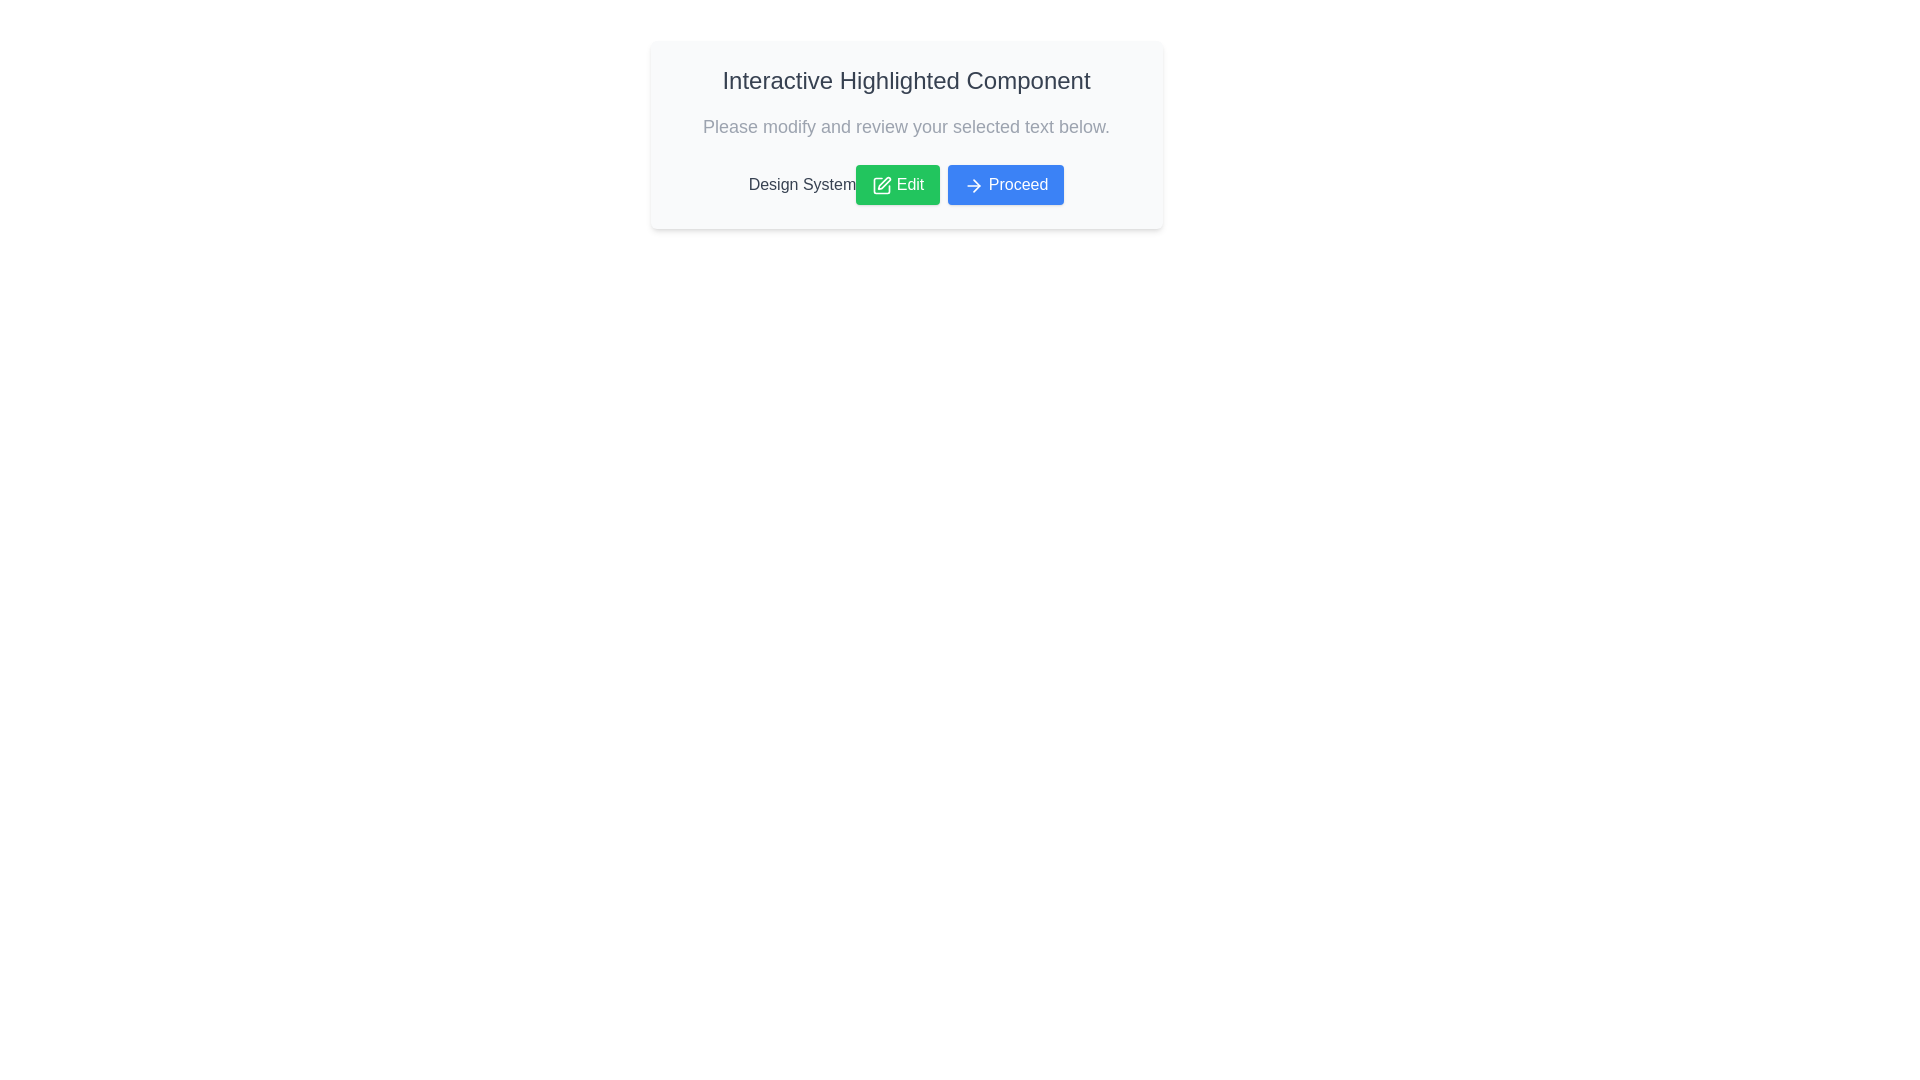 The width and height of the screenshot is (1920, 1080). I want to click on the right-facing arrow icon styled with a thin outline on the blue 'Proceed' button, which indicates progression or movement, so click(974, 185).